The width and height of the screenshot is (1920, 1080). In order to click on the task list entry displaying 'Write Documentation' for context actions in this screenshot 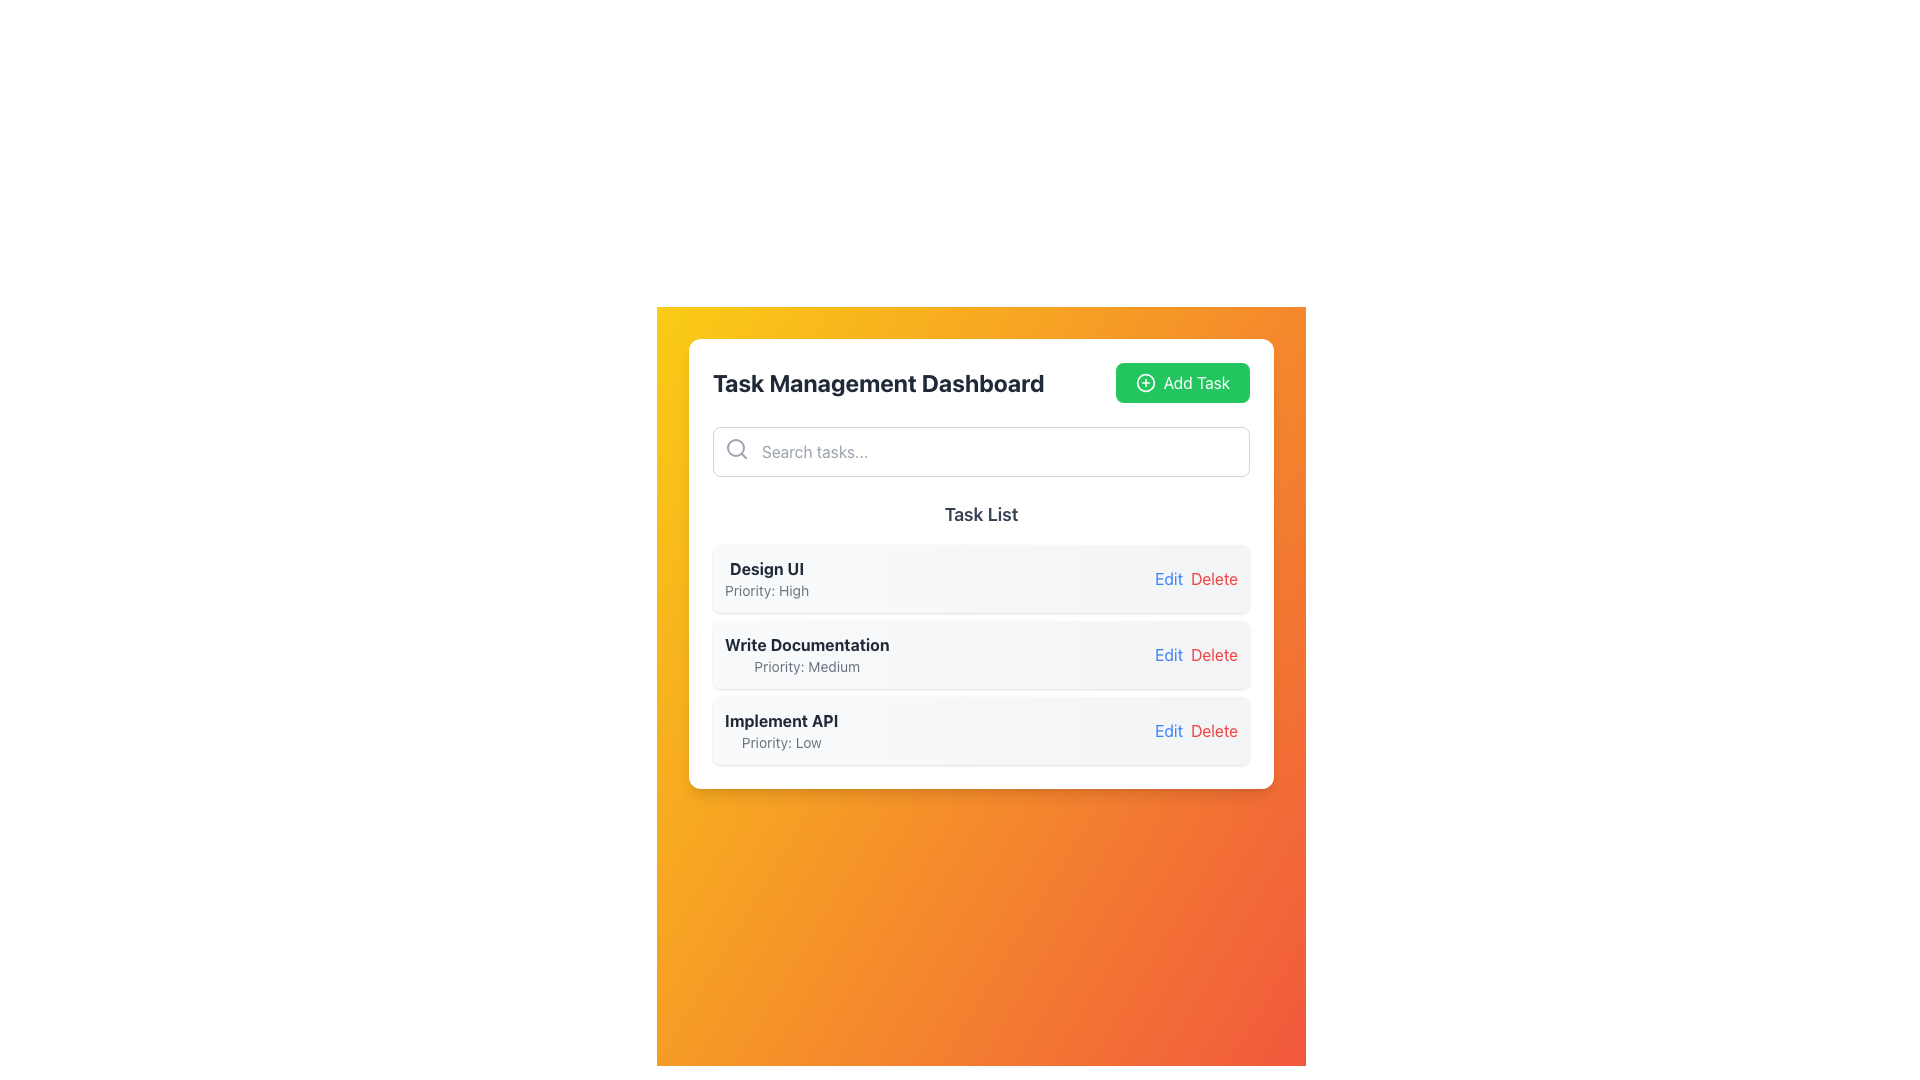, I will do `click(806, 655)`.